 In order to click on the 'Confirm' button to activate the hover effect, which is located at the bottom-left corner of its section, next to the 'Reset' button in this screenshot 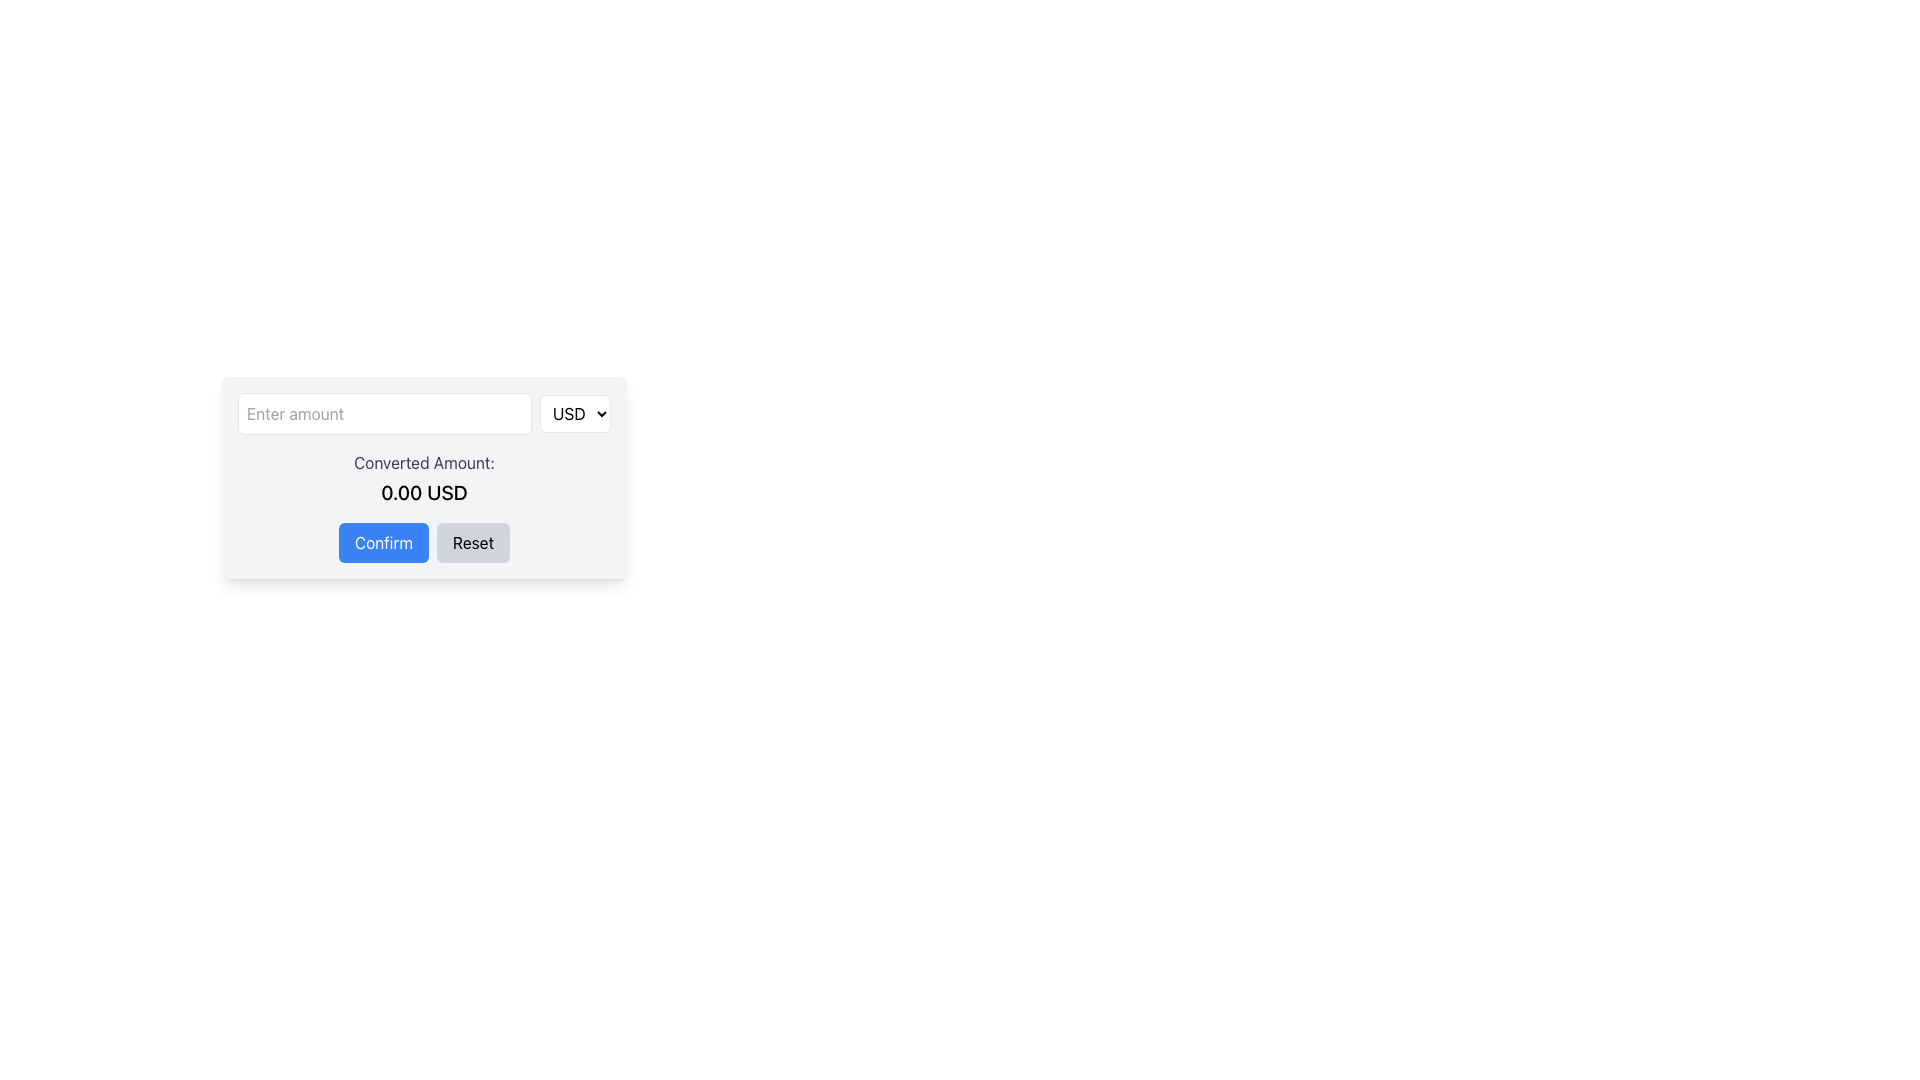, I will do `click(384, 543)`.